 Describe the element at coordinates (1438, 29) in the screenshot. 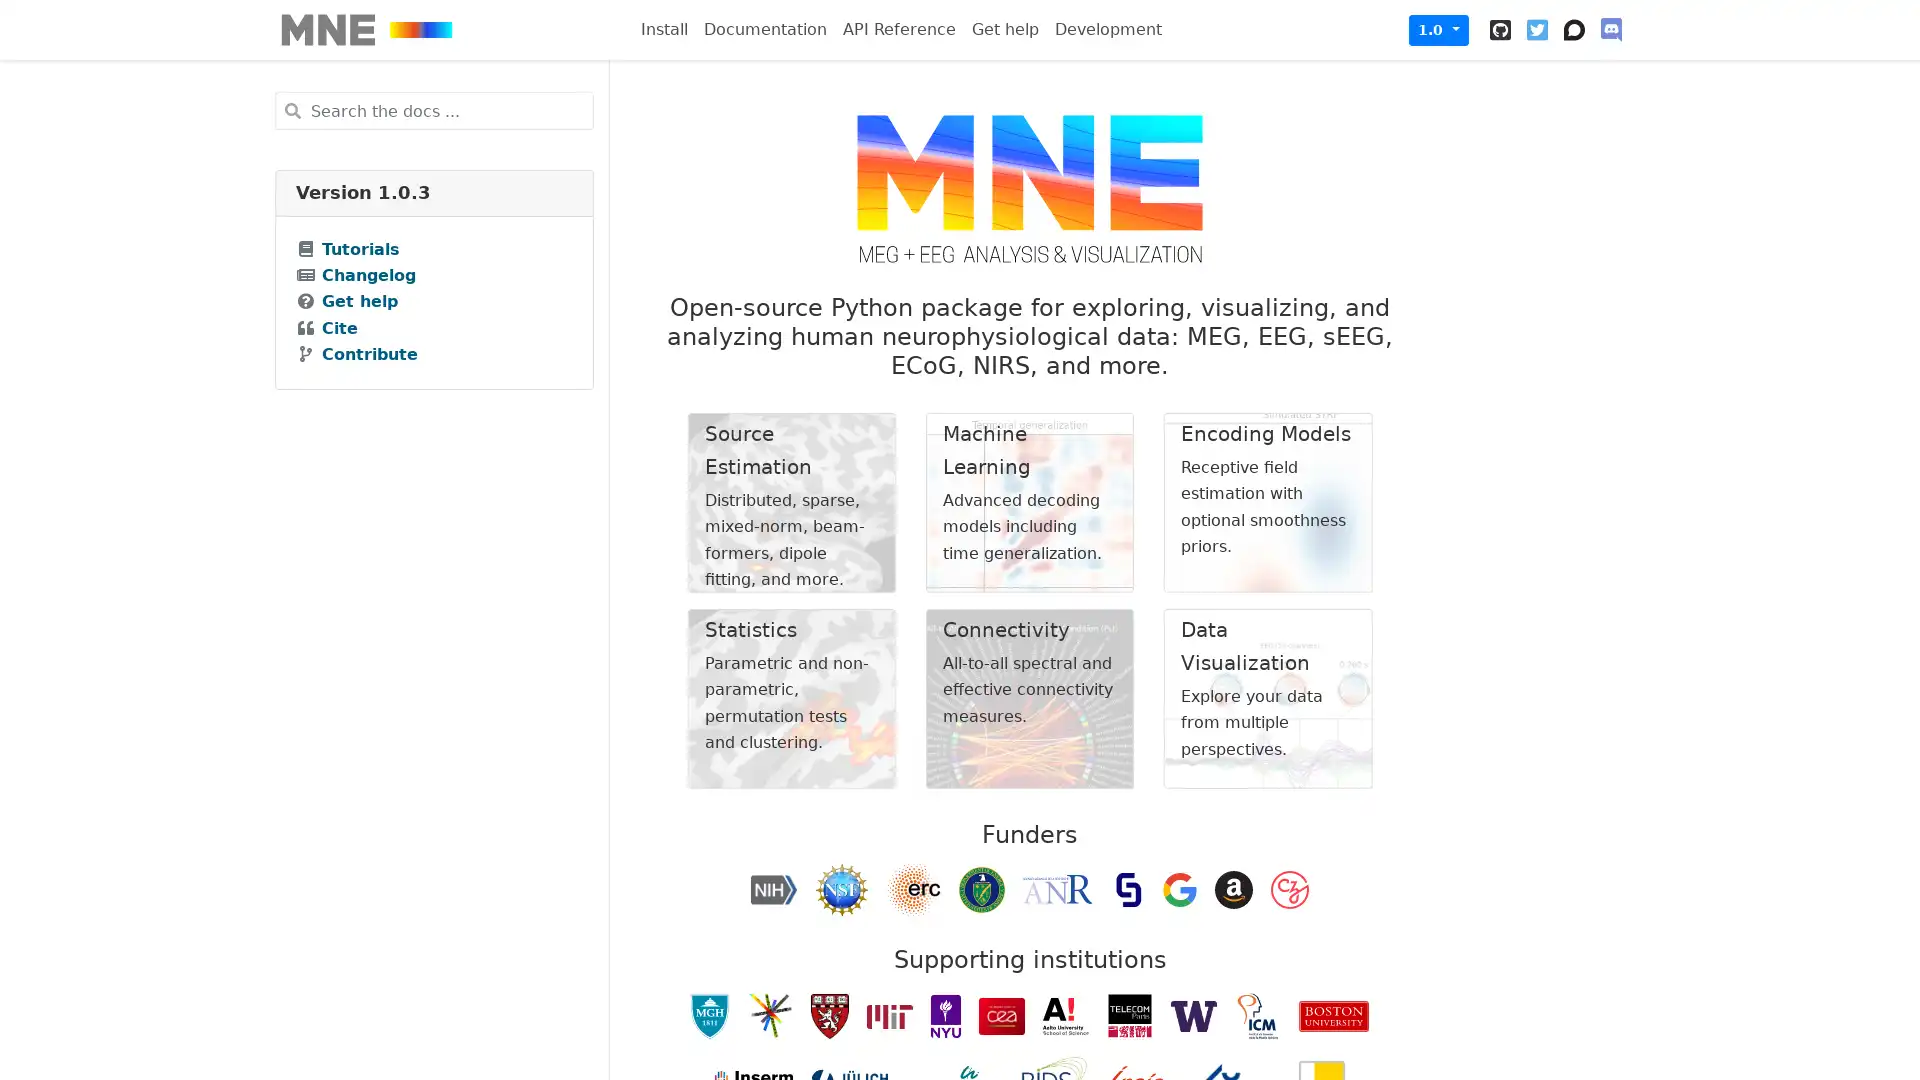

I see `1.0` at that location.